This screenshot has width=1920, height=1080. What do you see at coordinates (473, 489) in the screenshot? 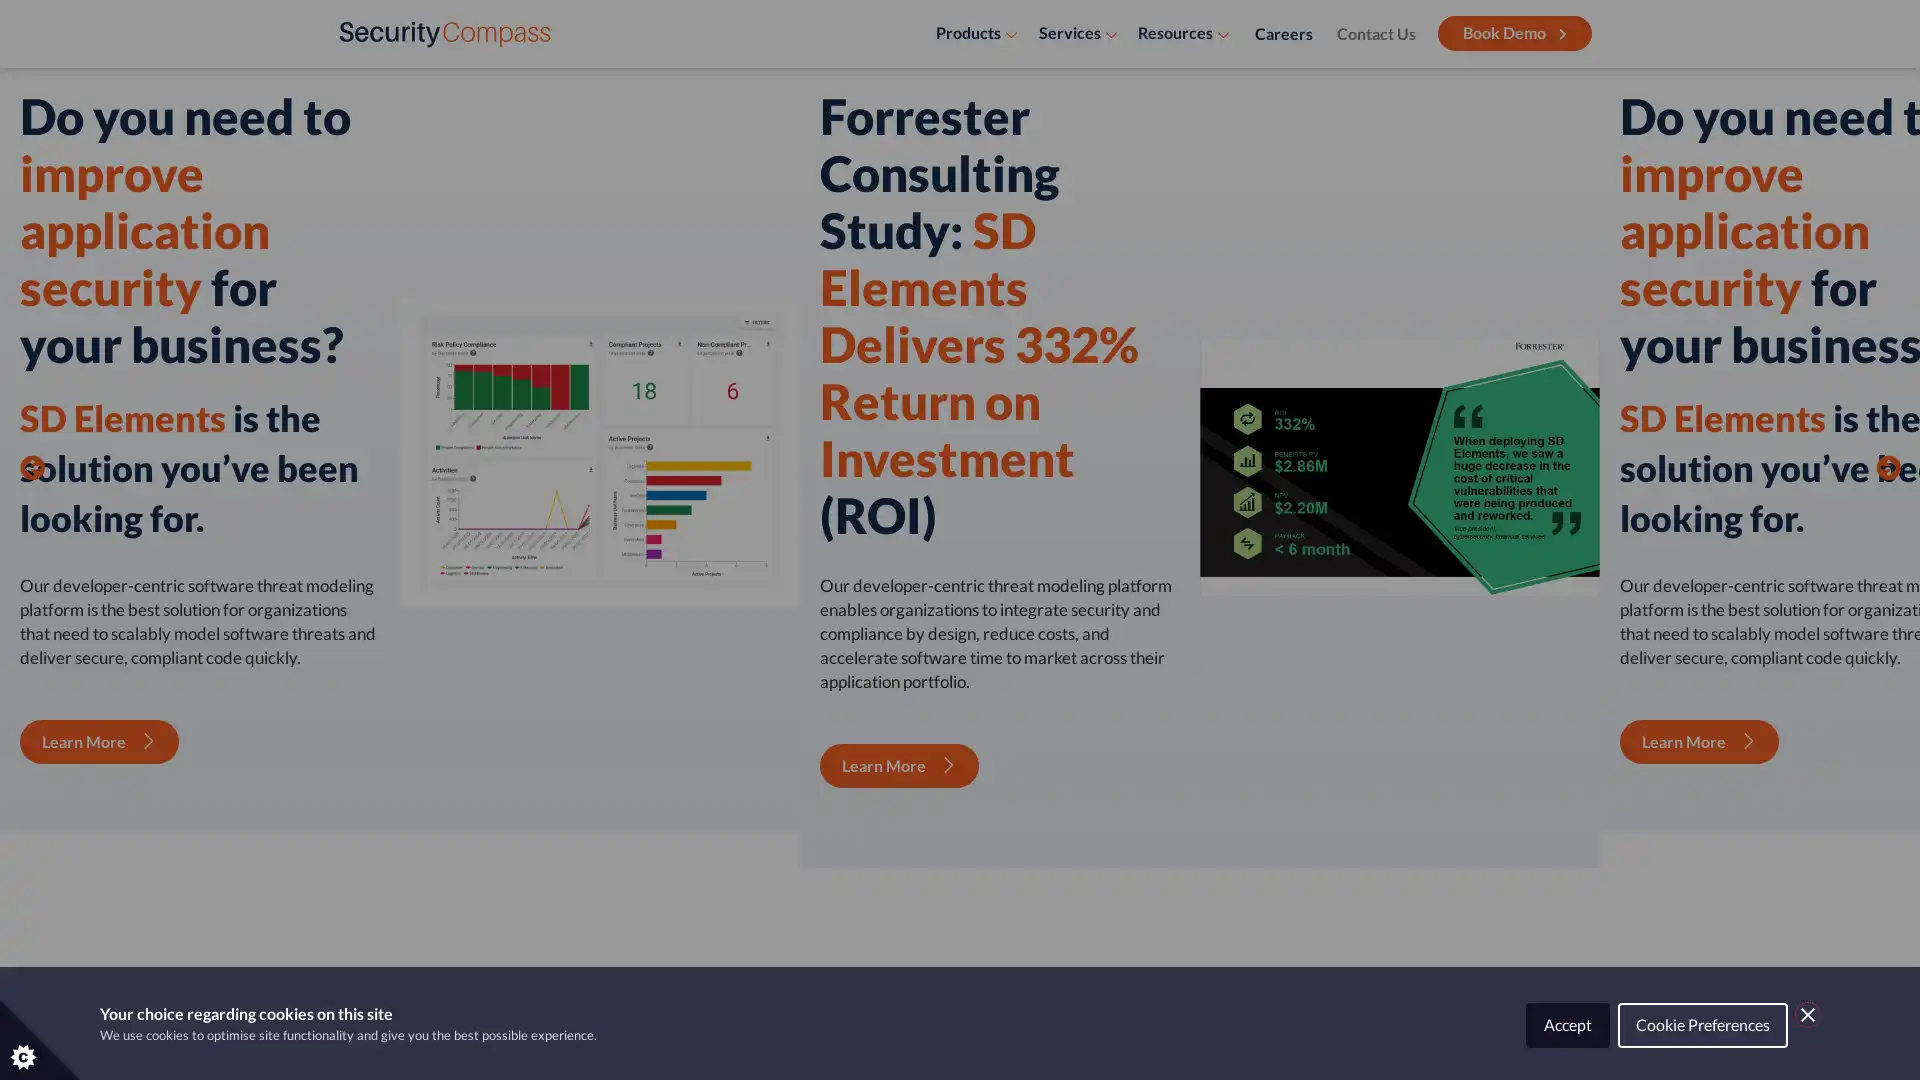
I see `Learn More` at bounding box center [473, 489].